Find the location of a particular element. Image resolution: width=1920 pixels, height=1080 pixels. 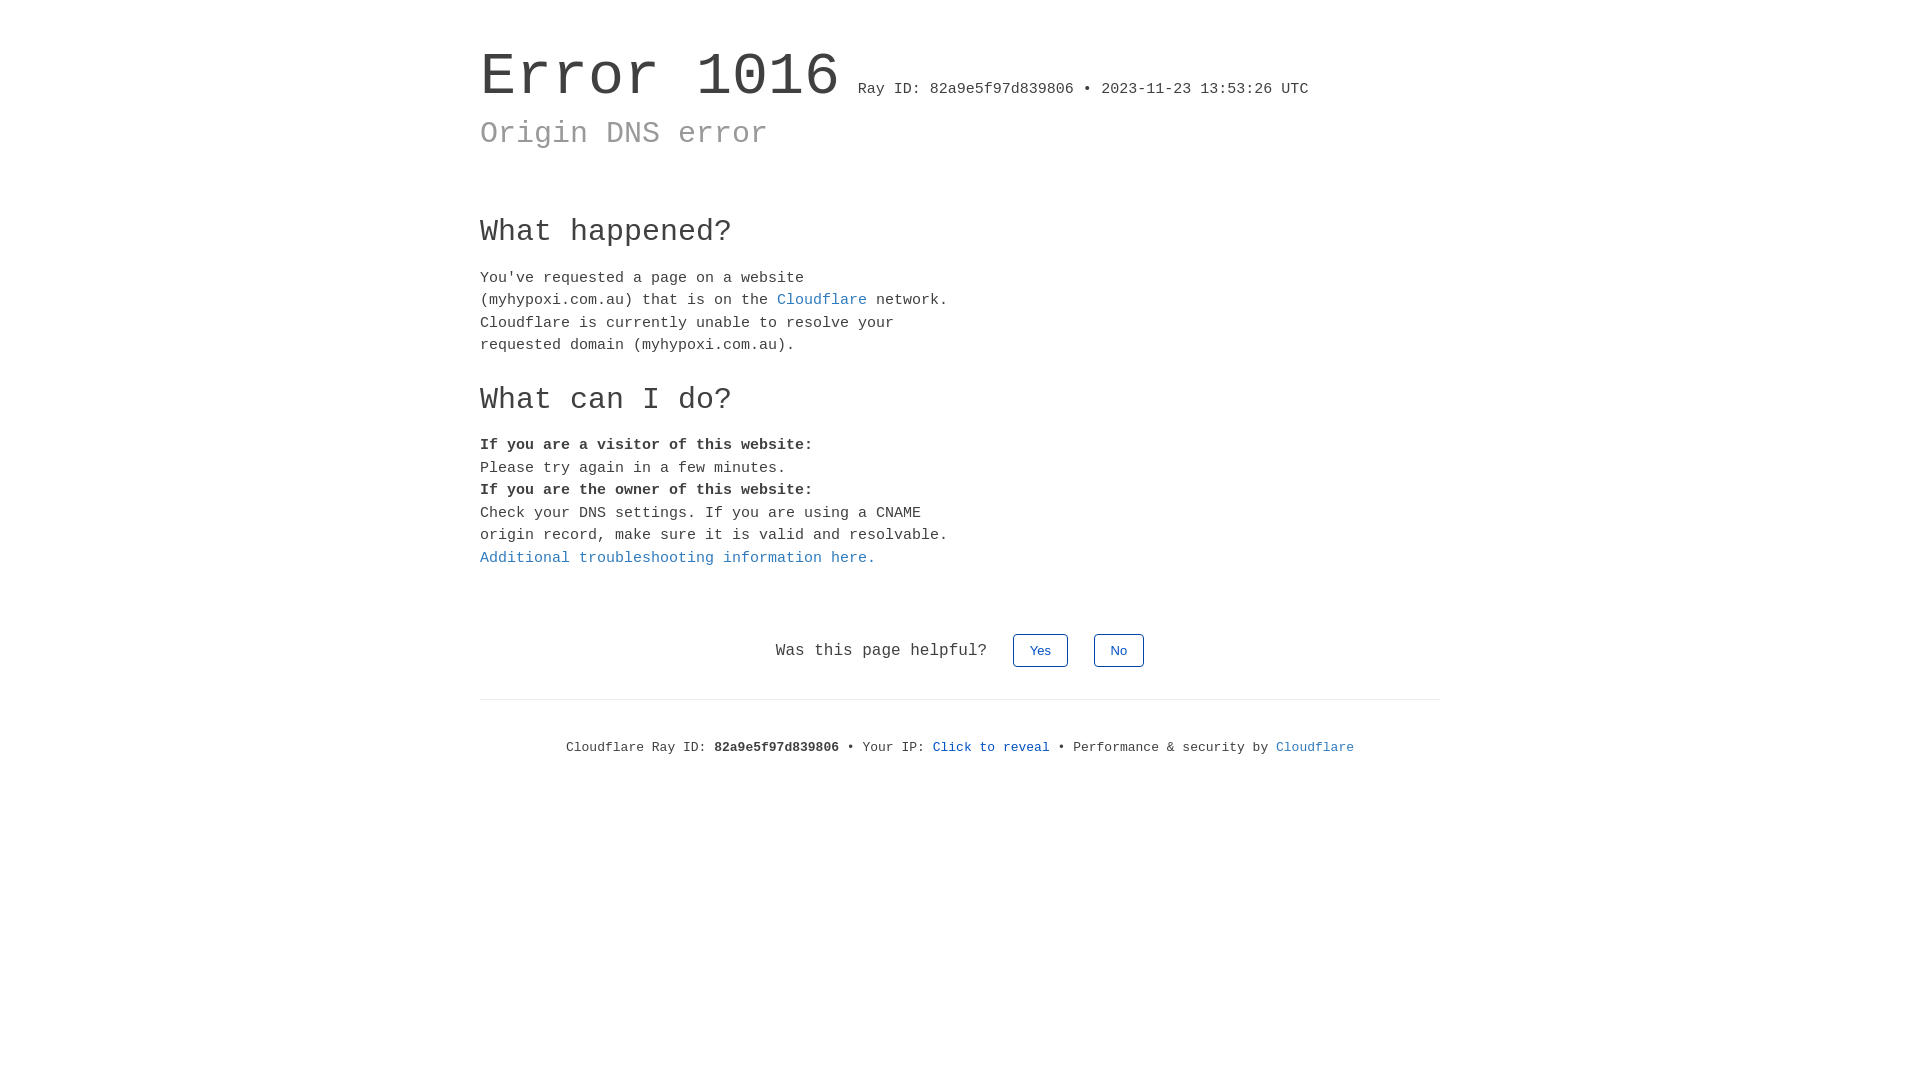

'Click to reveal' is located at coordinates (991, 747).